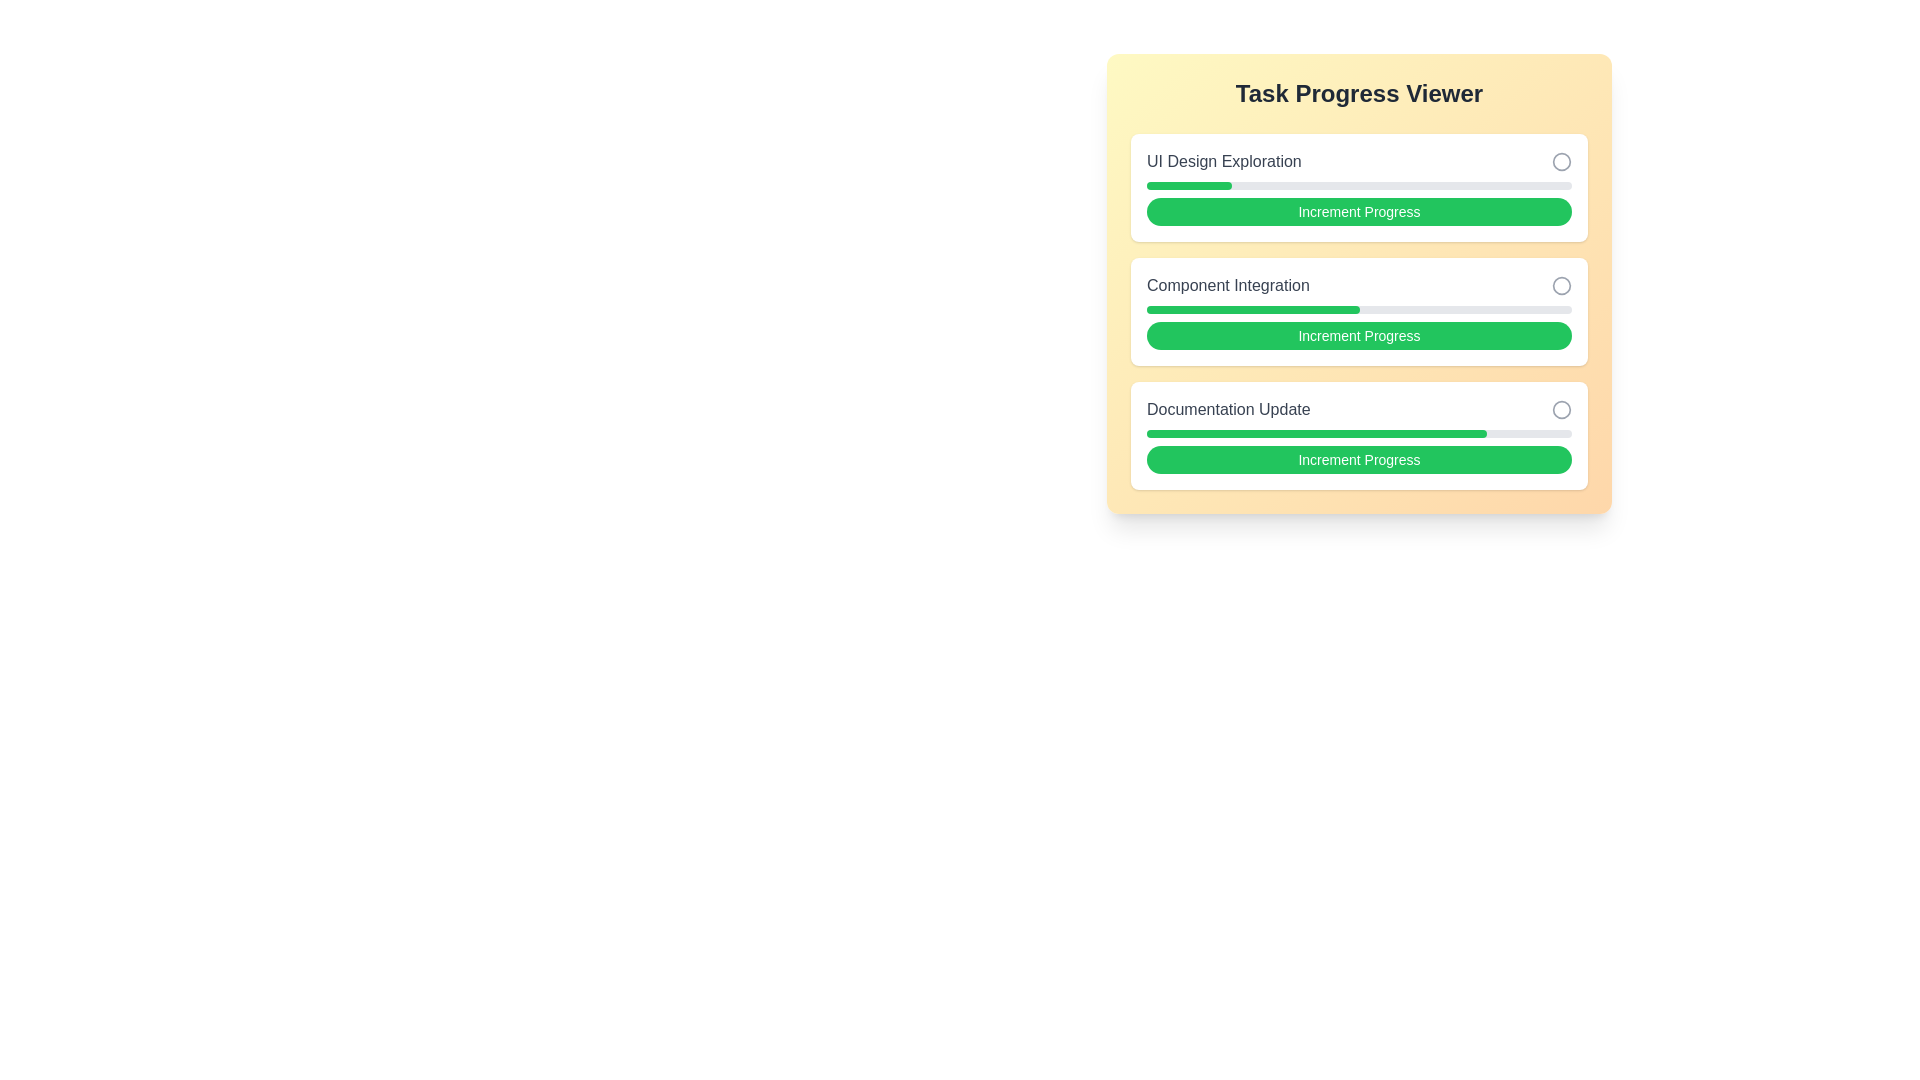 This screenshot has height=1080, width=1920. What do you see at coordinates (1359, 433) in the screenshot?
I see `the progress bar indicating the completion level of the 'Documentation Update' task, which is centrally positioned below the task title and above the action button labeled 'Increment Progress'` at bounding box center [1359, 433].